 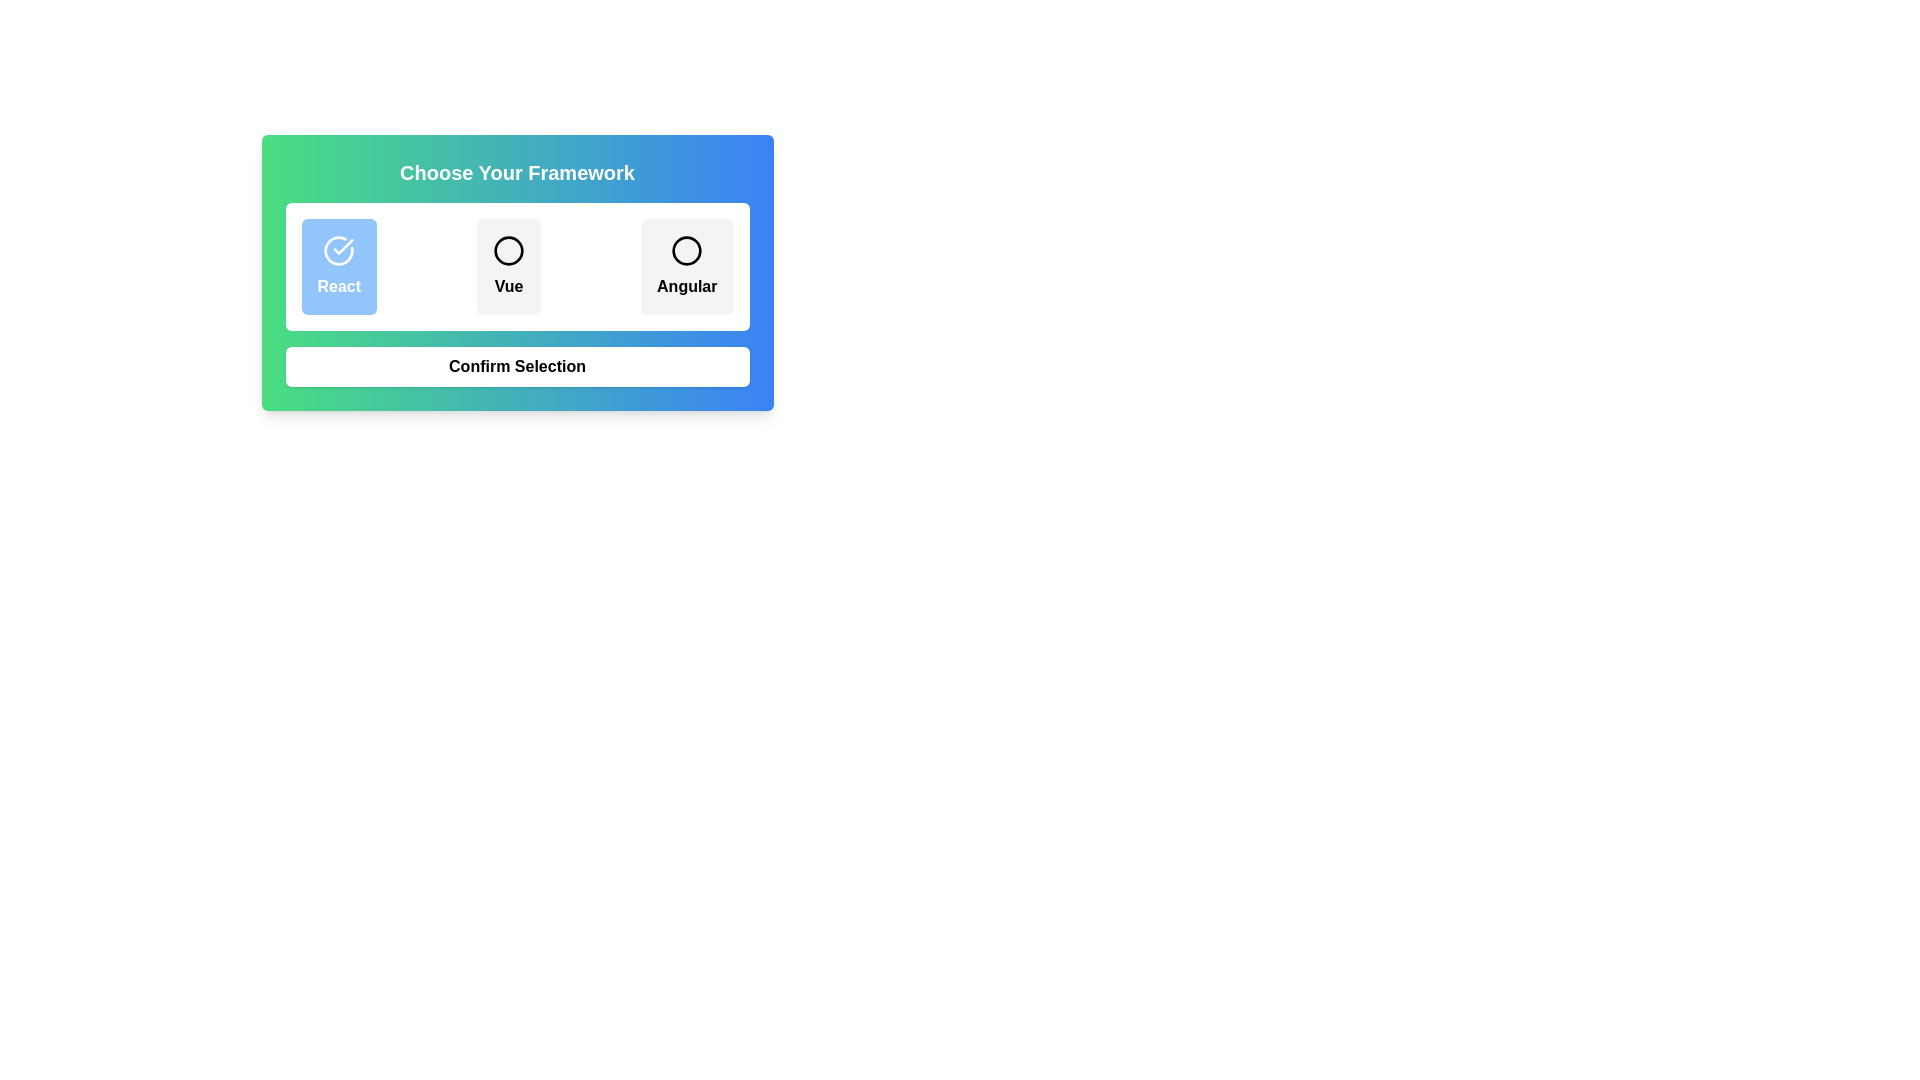 I want to click on the selection indicator that visually indicates the state of the 'Vue' framework option, located centrally within the button labeled 'Vue', so click(x=508, y=249).